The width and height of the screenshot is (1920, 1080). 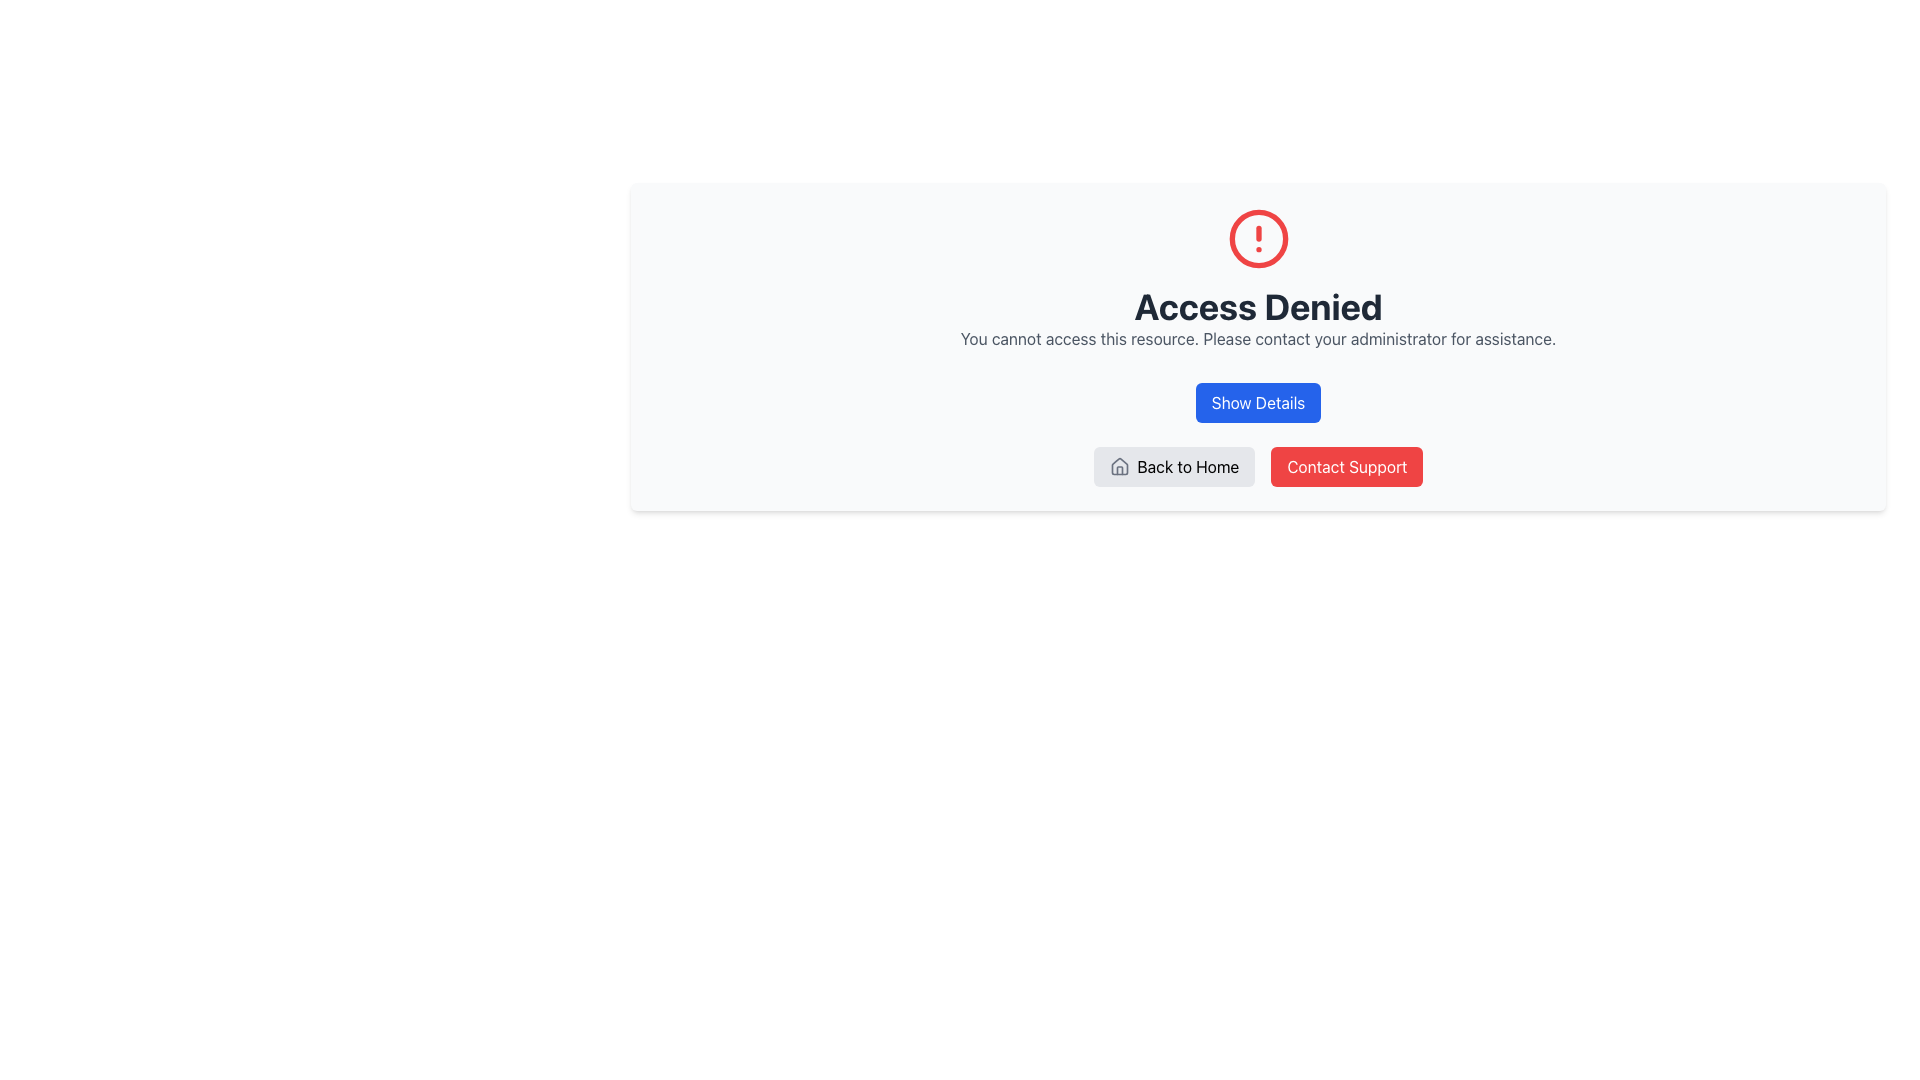 I want to click on static informational text that advises on resource access restrictions, located below the 'Access Denied' heading and above the 'Show Details' button, so click(x=1257, y=338).